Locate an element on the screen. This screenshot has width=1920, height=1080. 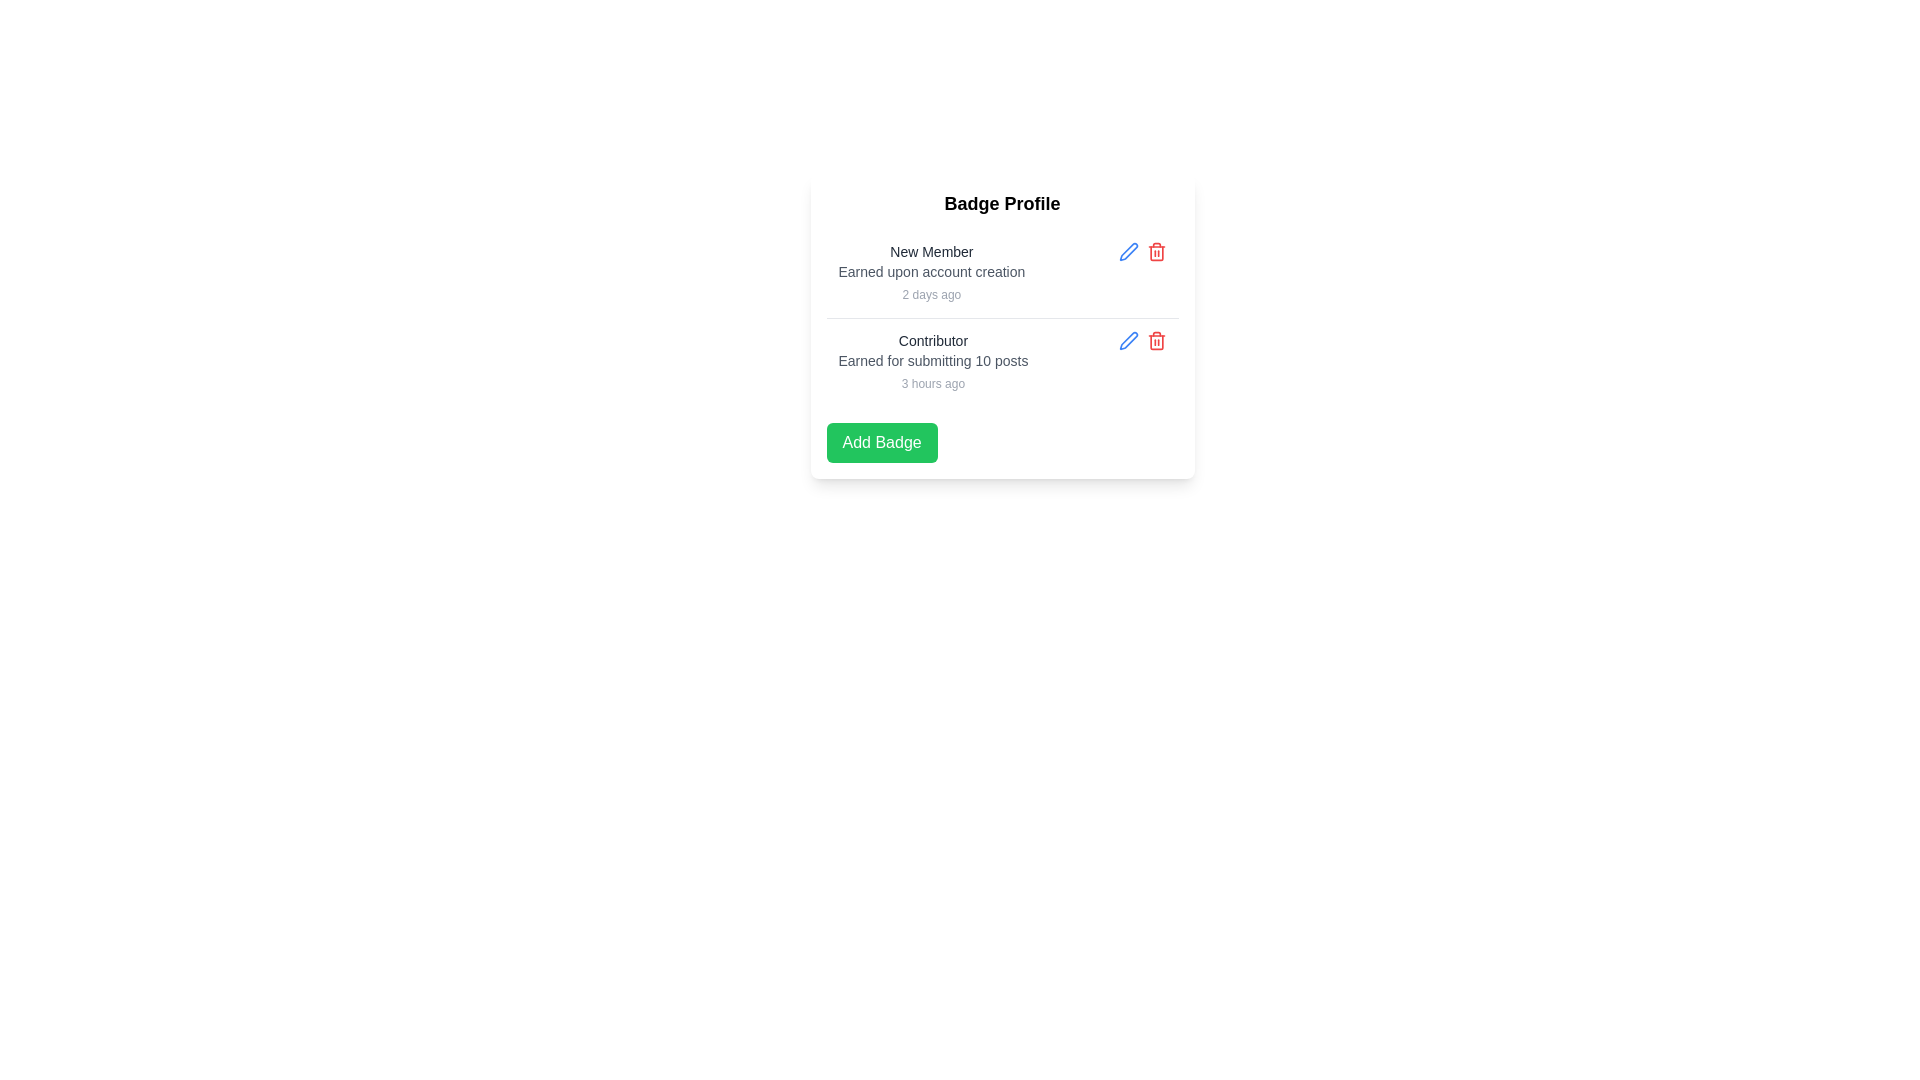
badges displayed within the divided list in the 'Badge Profile' section, which contains entries for 'New Member' and other badges is located at coordinates (1002, 317).